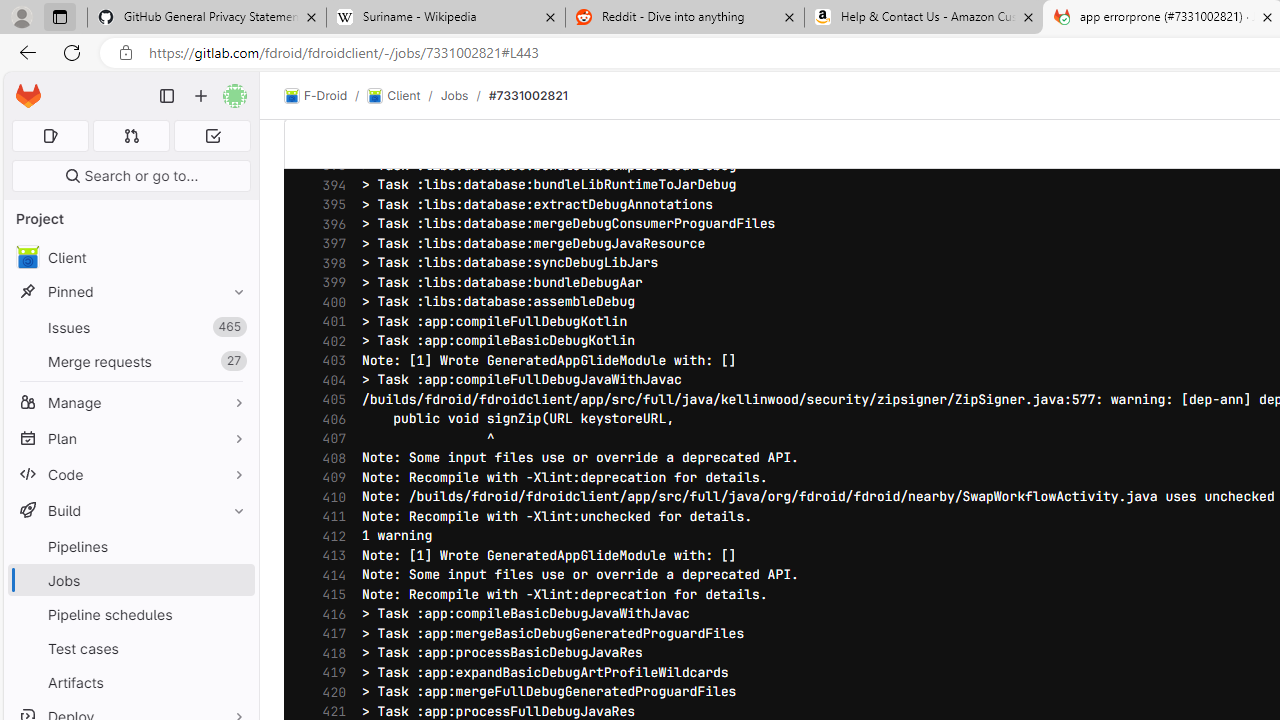 The image size is (1280, 720). What do you see at coordinates (167, 96) in the screenshot?
I see `'Primary navigation sidebar'` at bounding box center [167, 96].